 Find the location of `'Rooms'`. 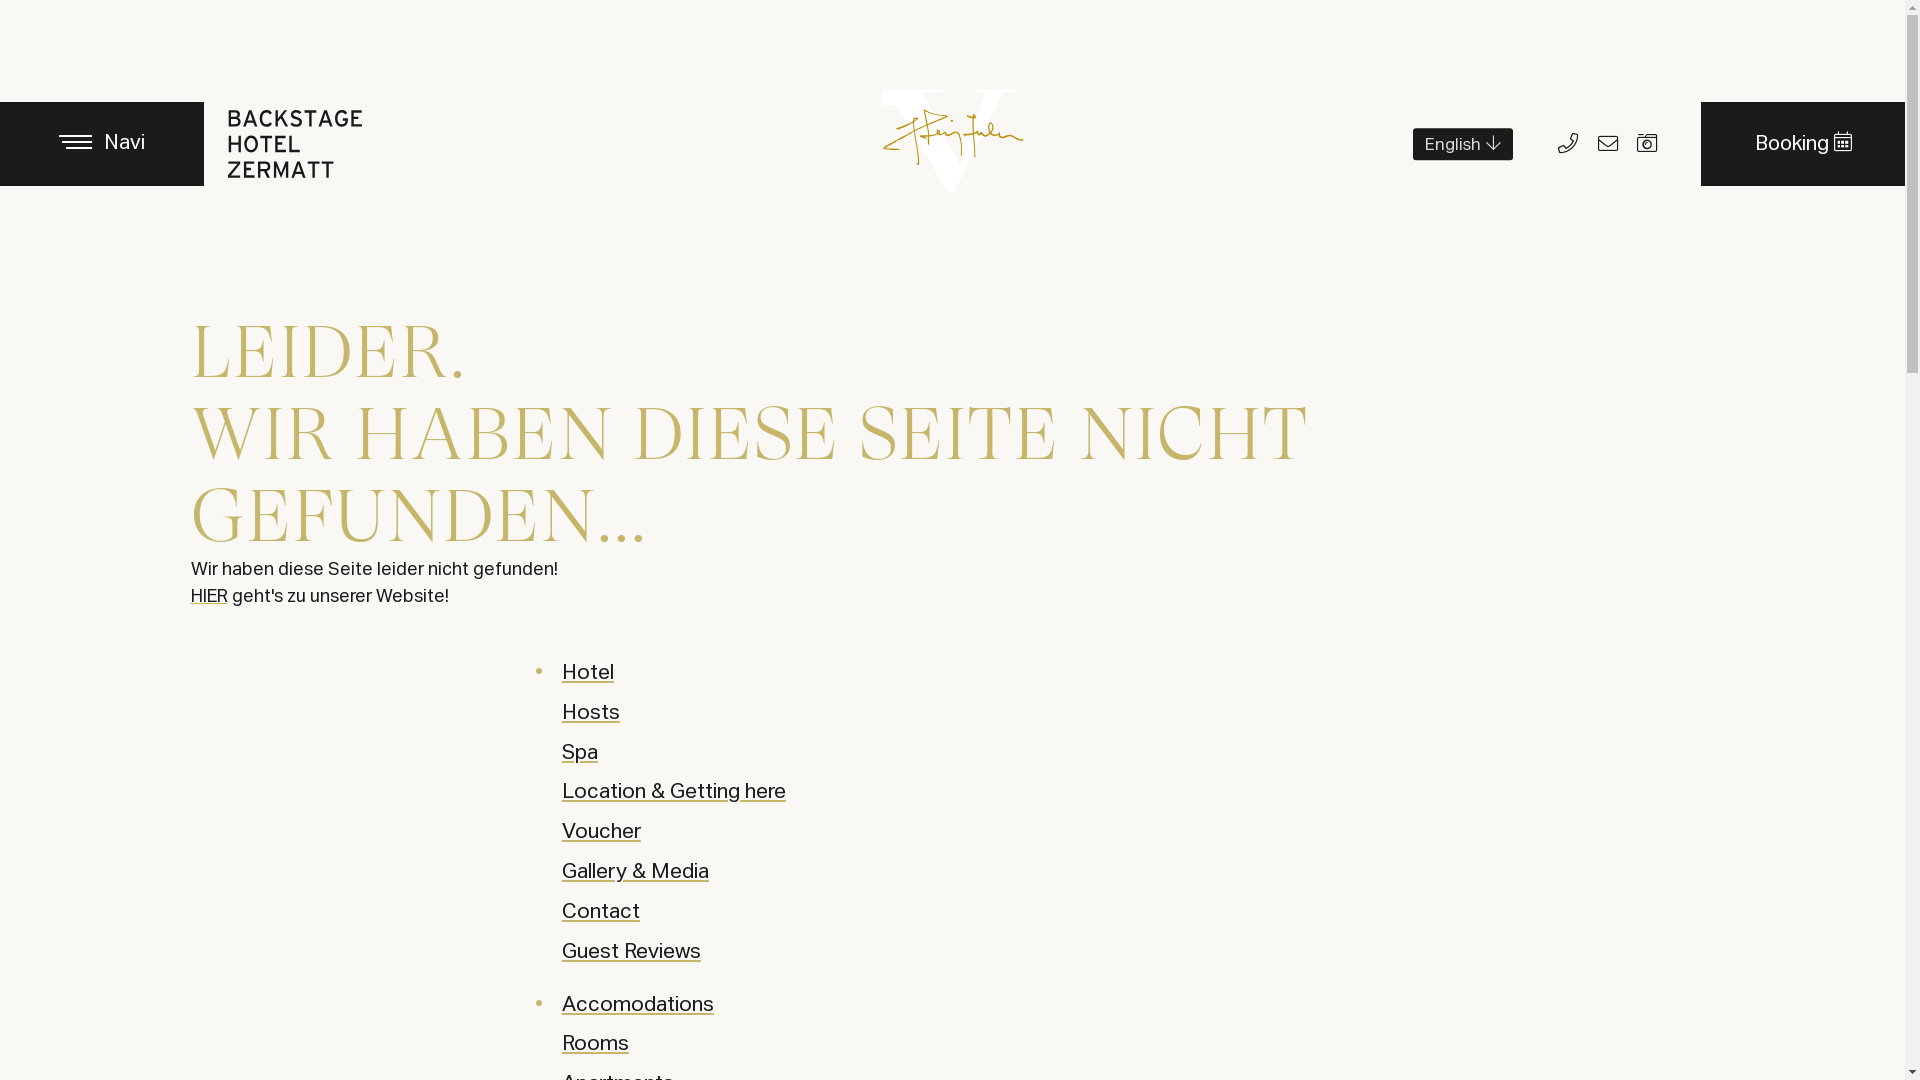

'Rooms' is located at coordinates (594, 1043).